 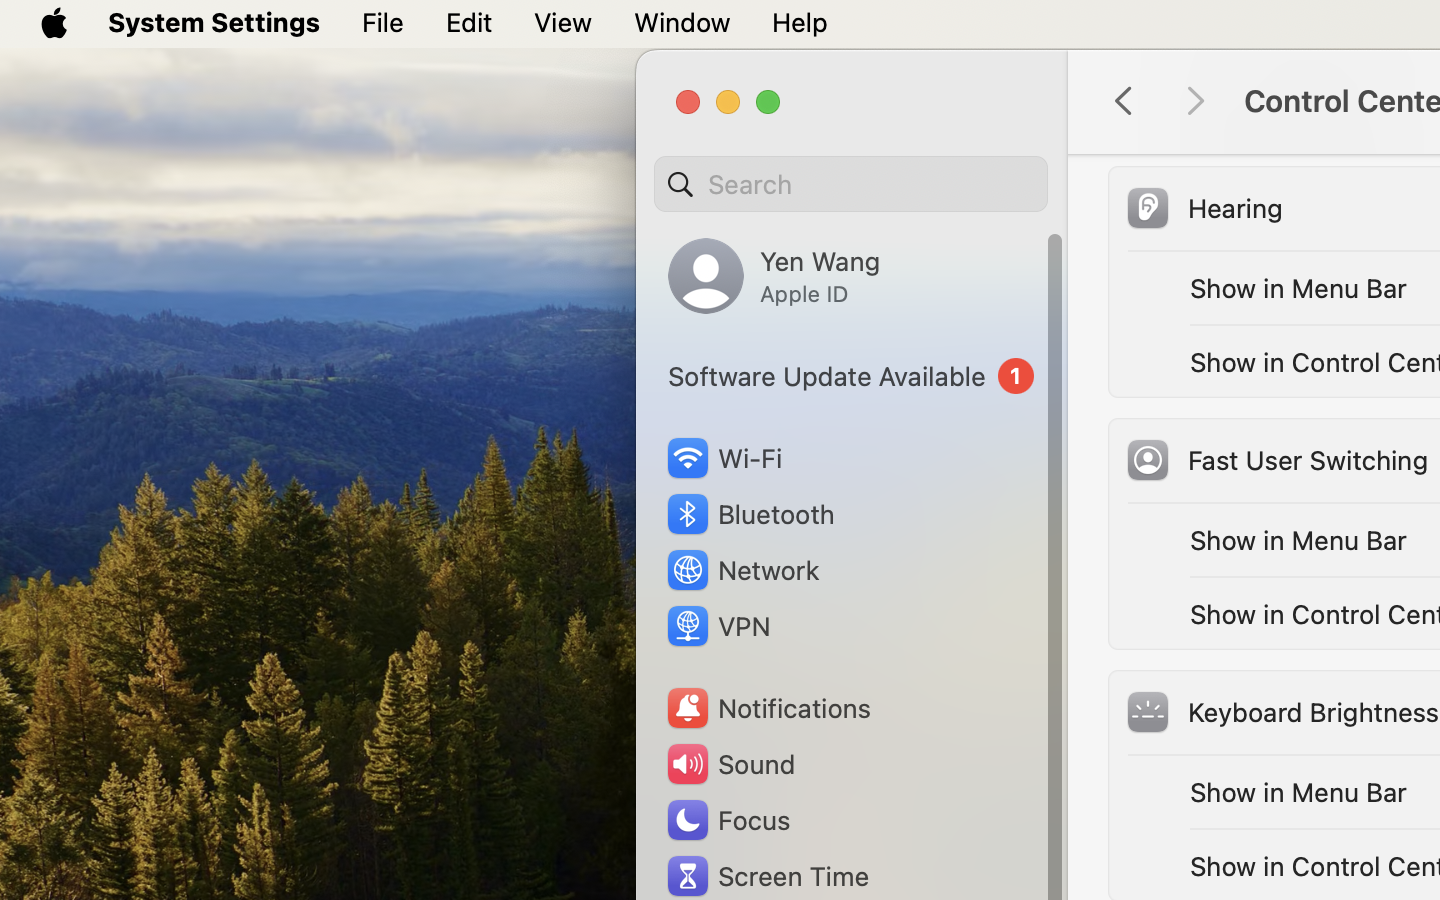 What do you see at coordinates (741, 569) in the screenshot?
I see `'Network'` at bounding box center [741, 569].